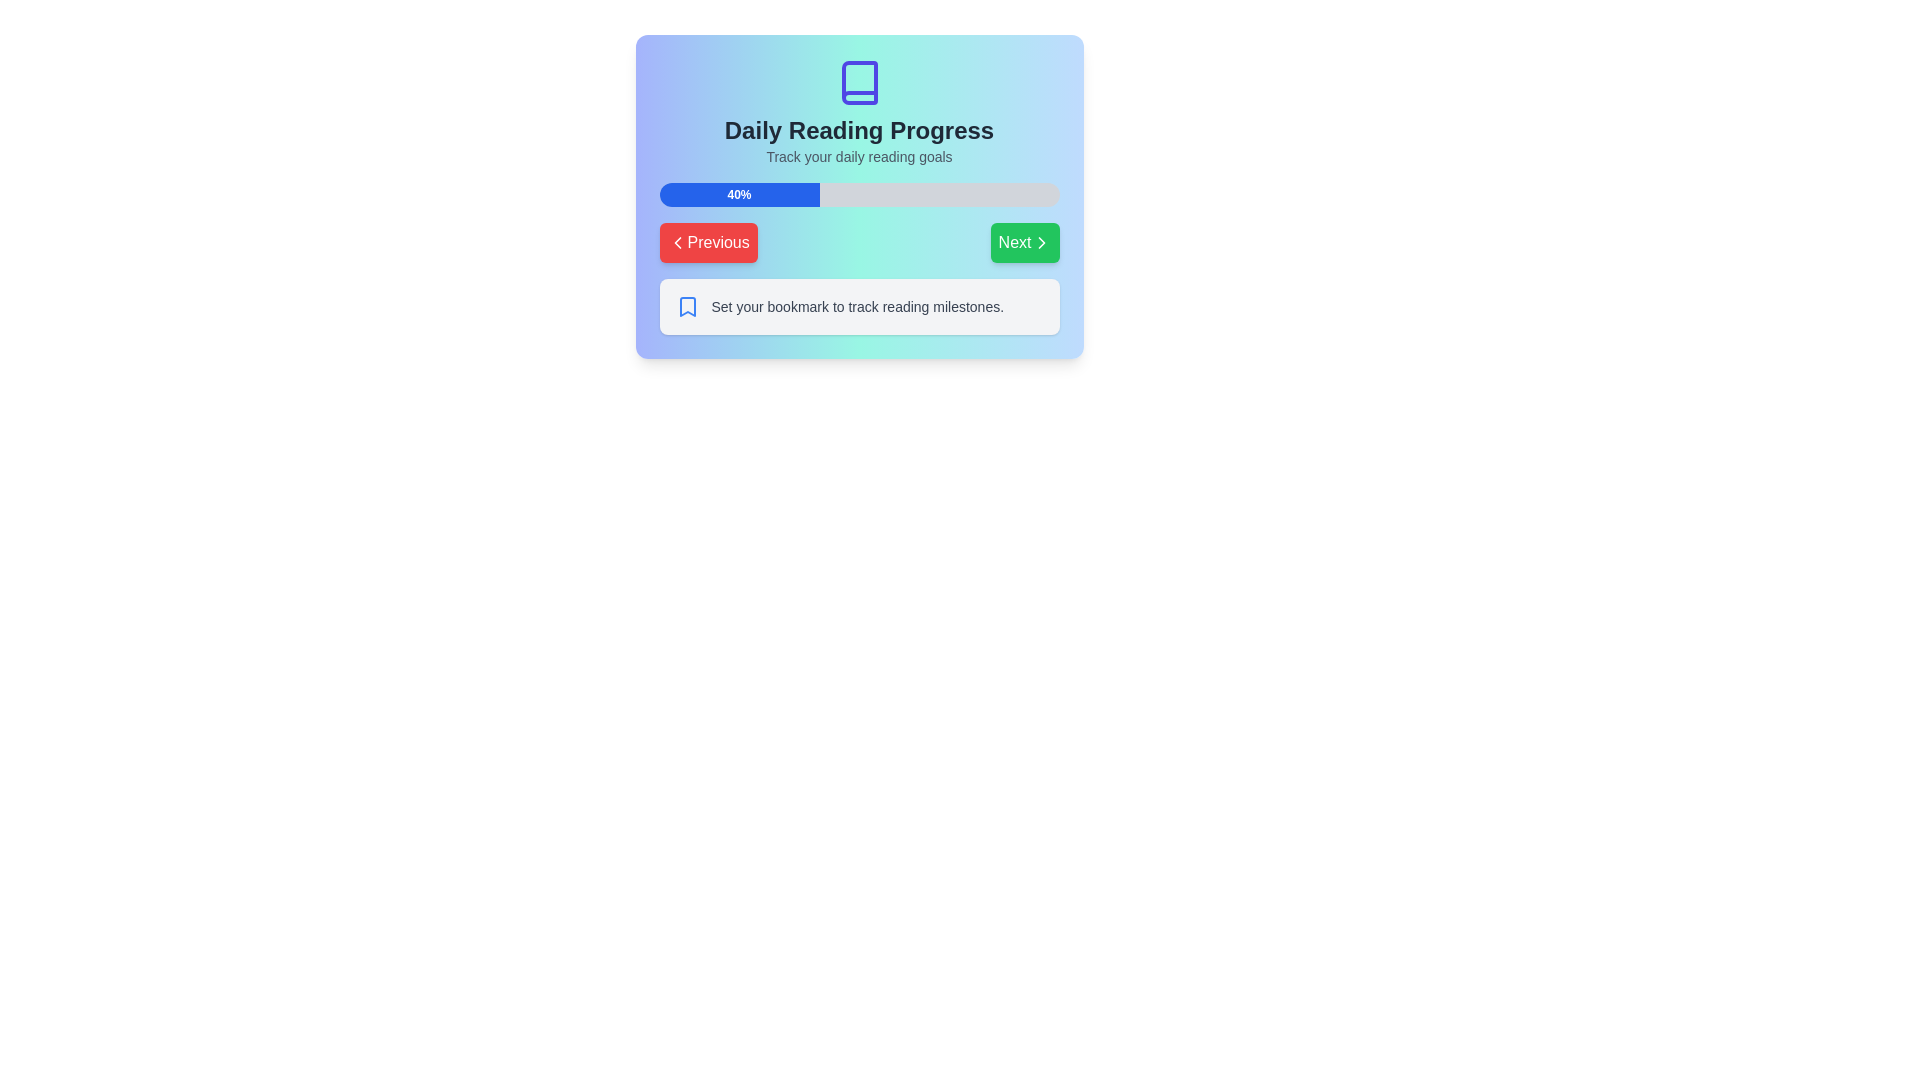 The image size is (1920, 1080). What do you see at coordinates (859, 307) in the screenshot?
I see `text from the Informational Banner, which describes how to set a bookmark to track reading milestones` at bounding box center [859, 307].